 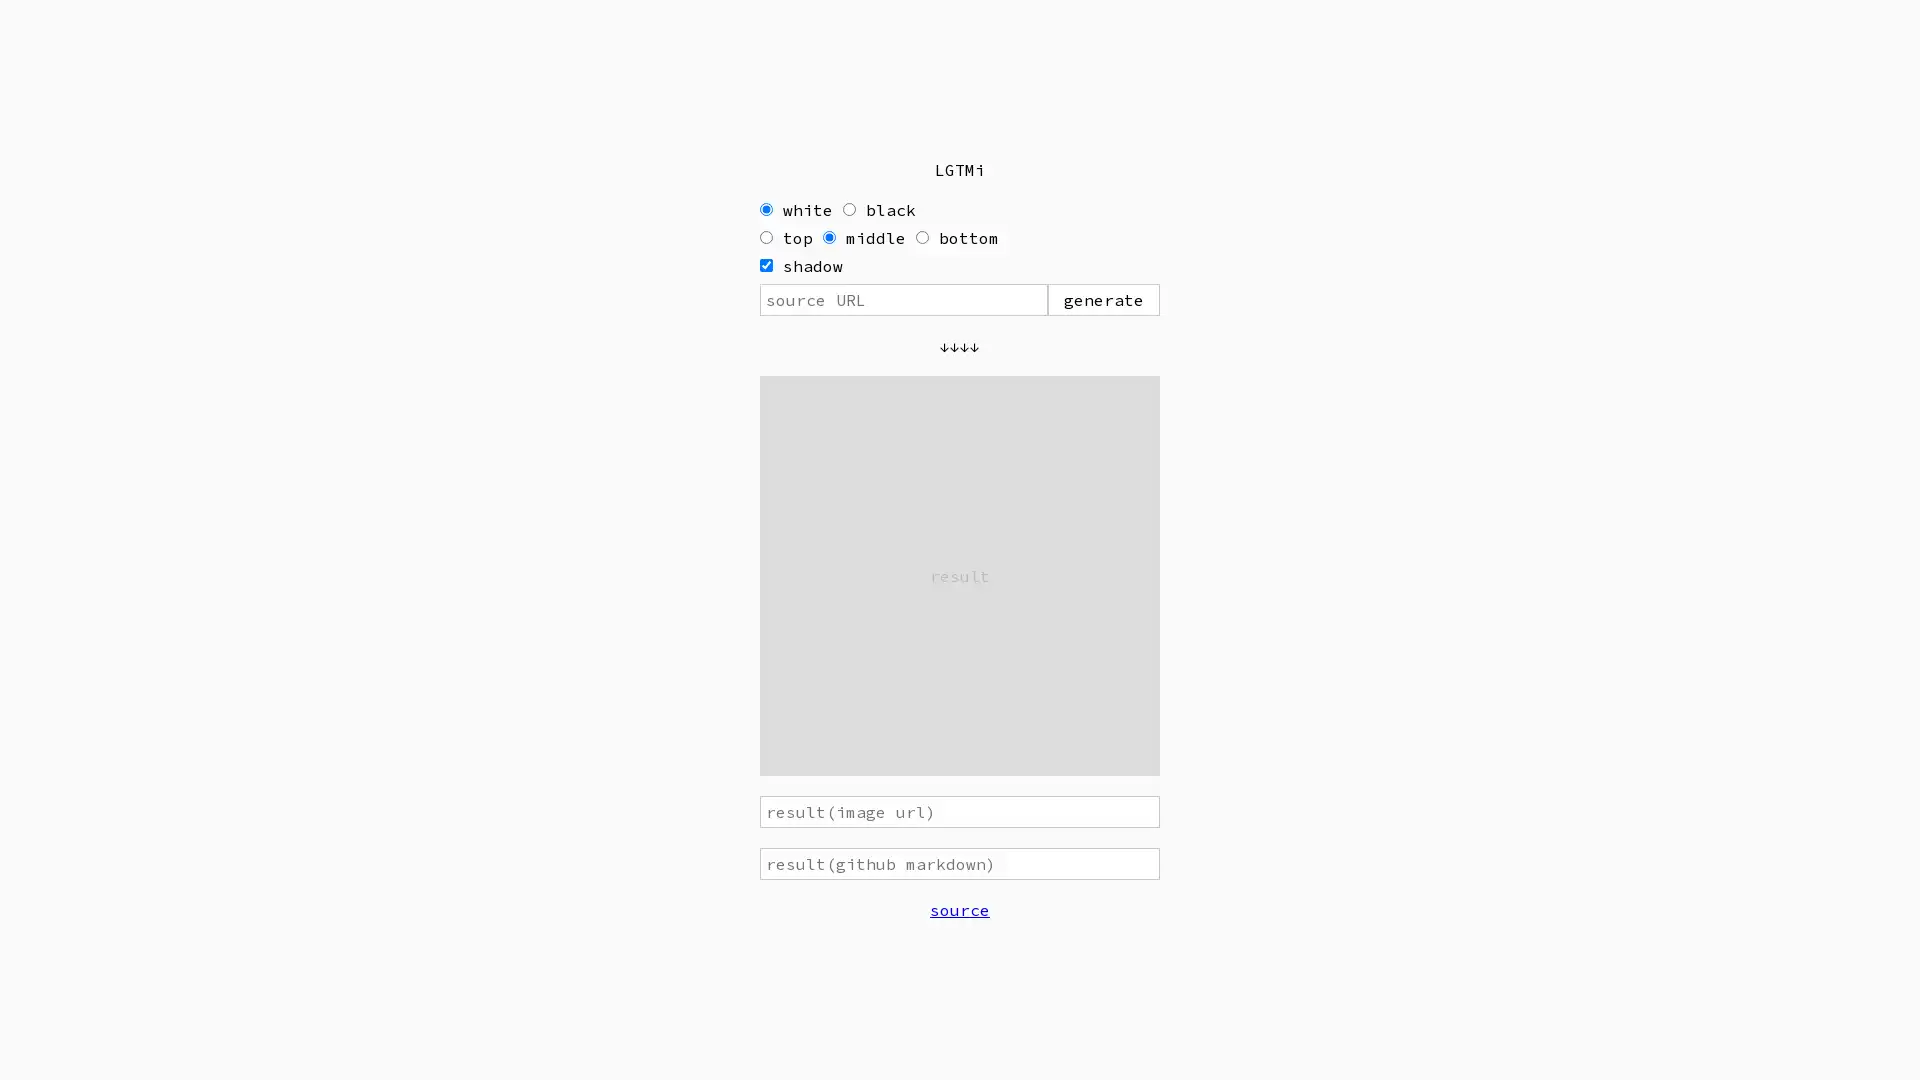 I want to click on generate, so click(x=1103, y=300).